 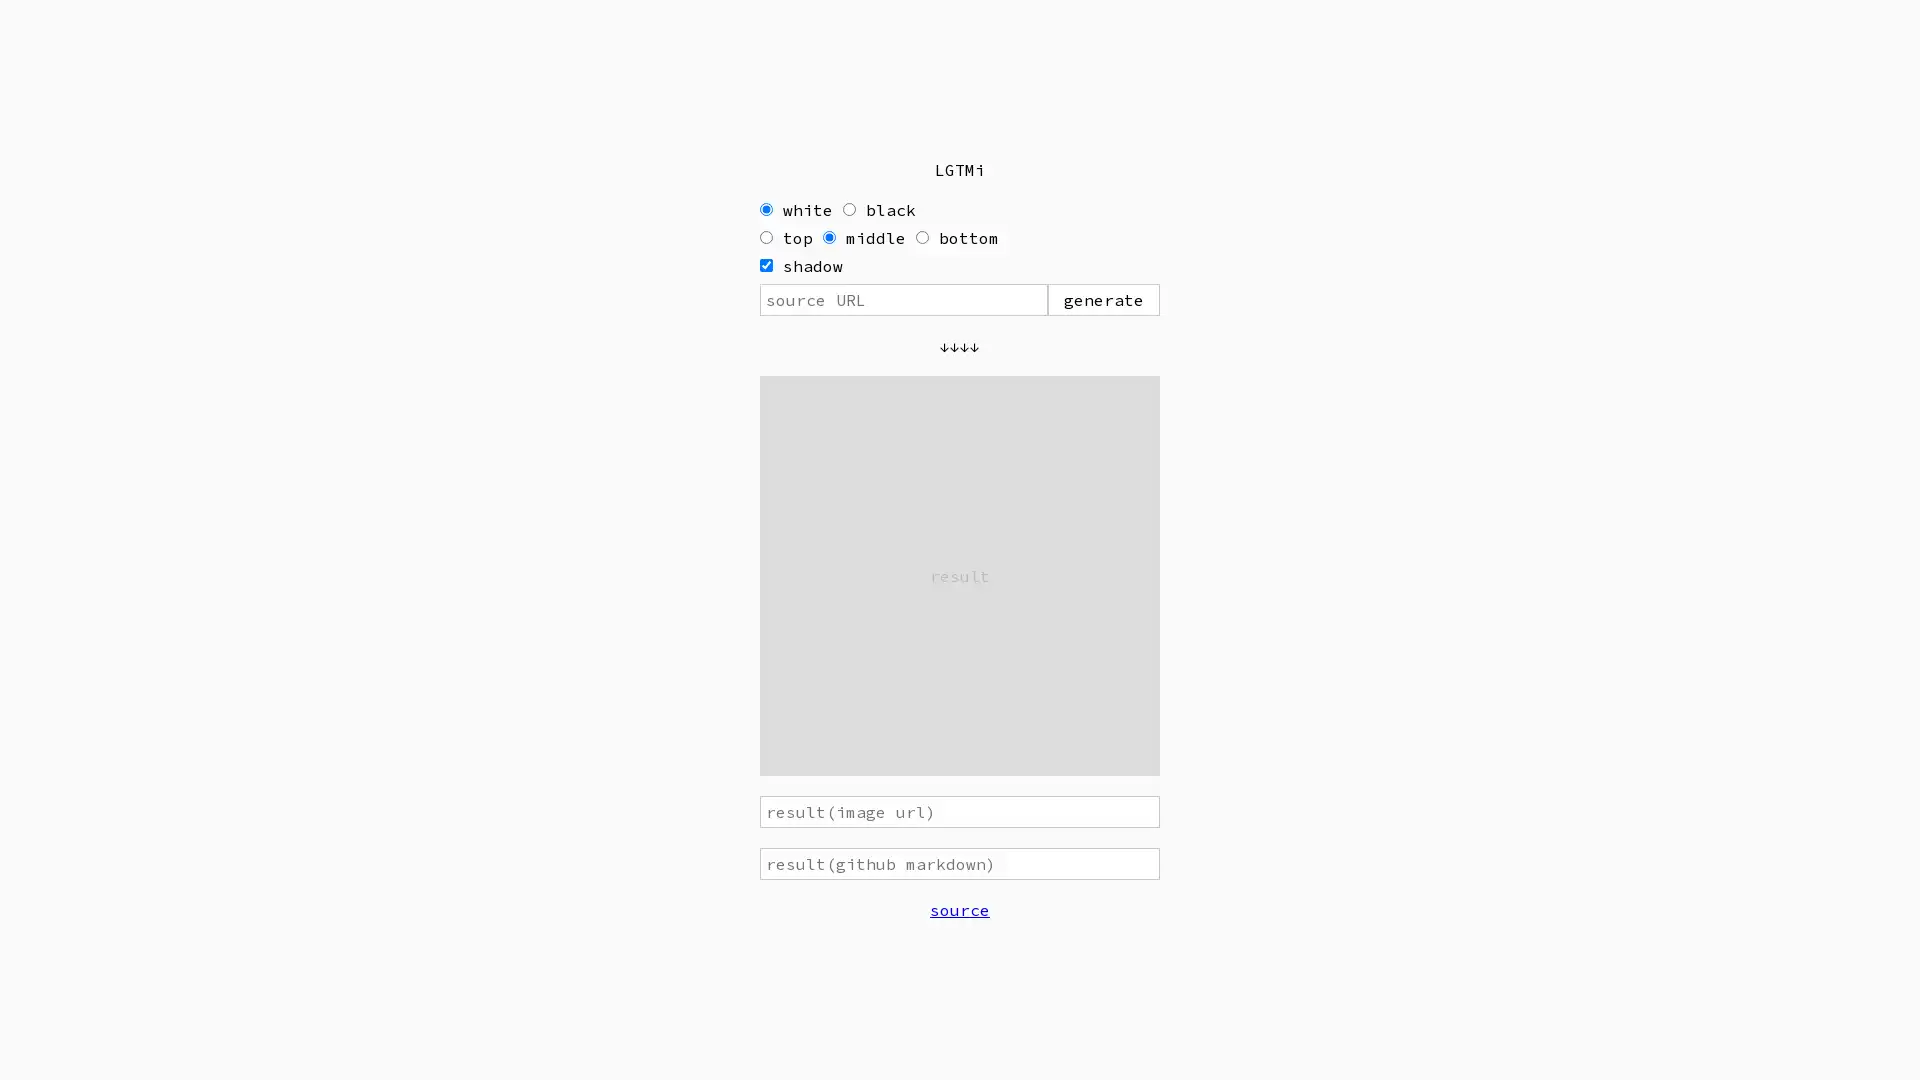 I want to click on generate, so click(x=1103, y=300).